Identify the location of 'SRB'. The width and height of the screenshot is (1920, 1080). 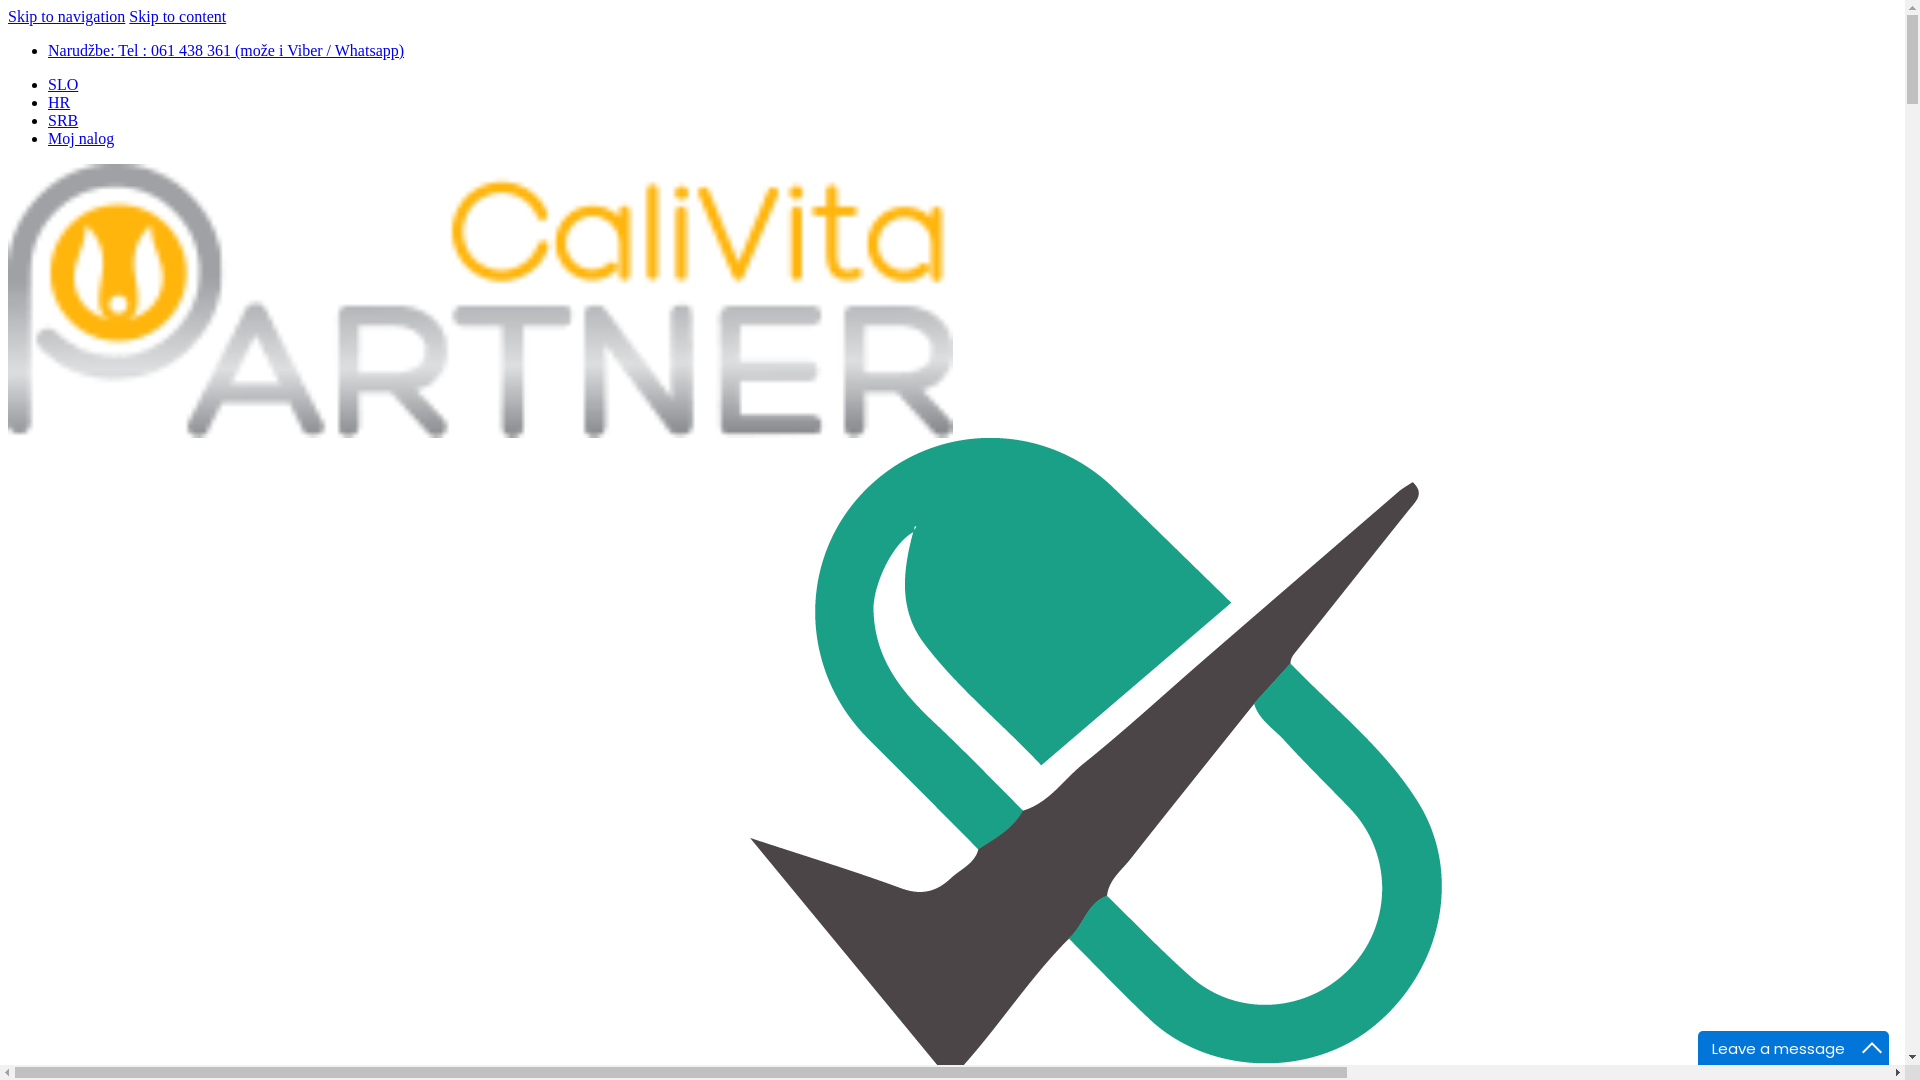
(62, 120).